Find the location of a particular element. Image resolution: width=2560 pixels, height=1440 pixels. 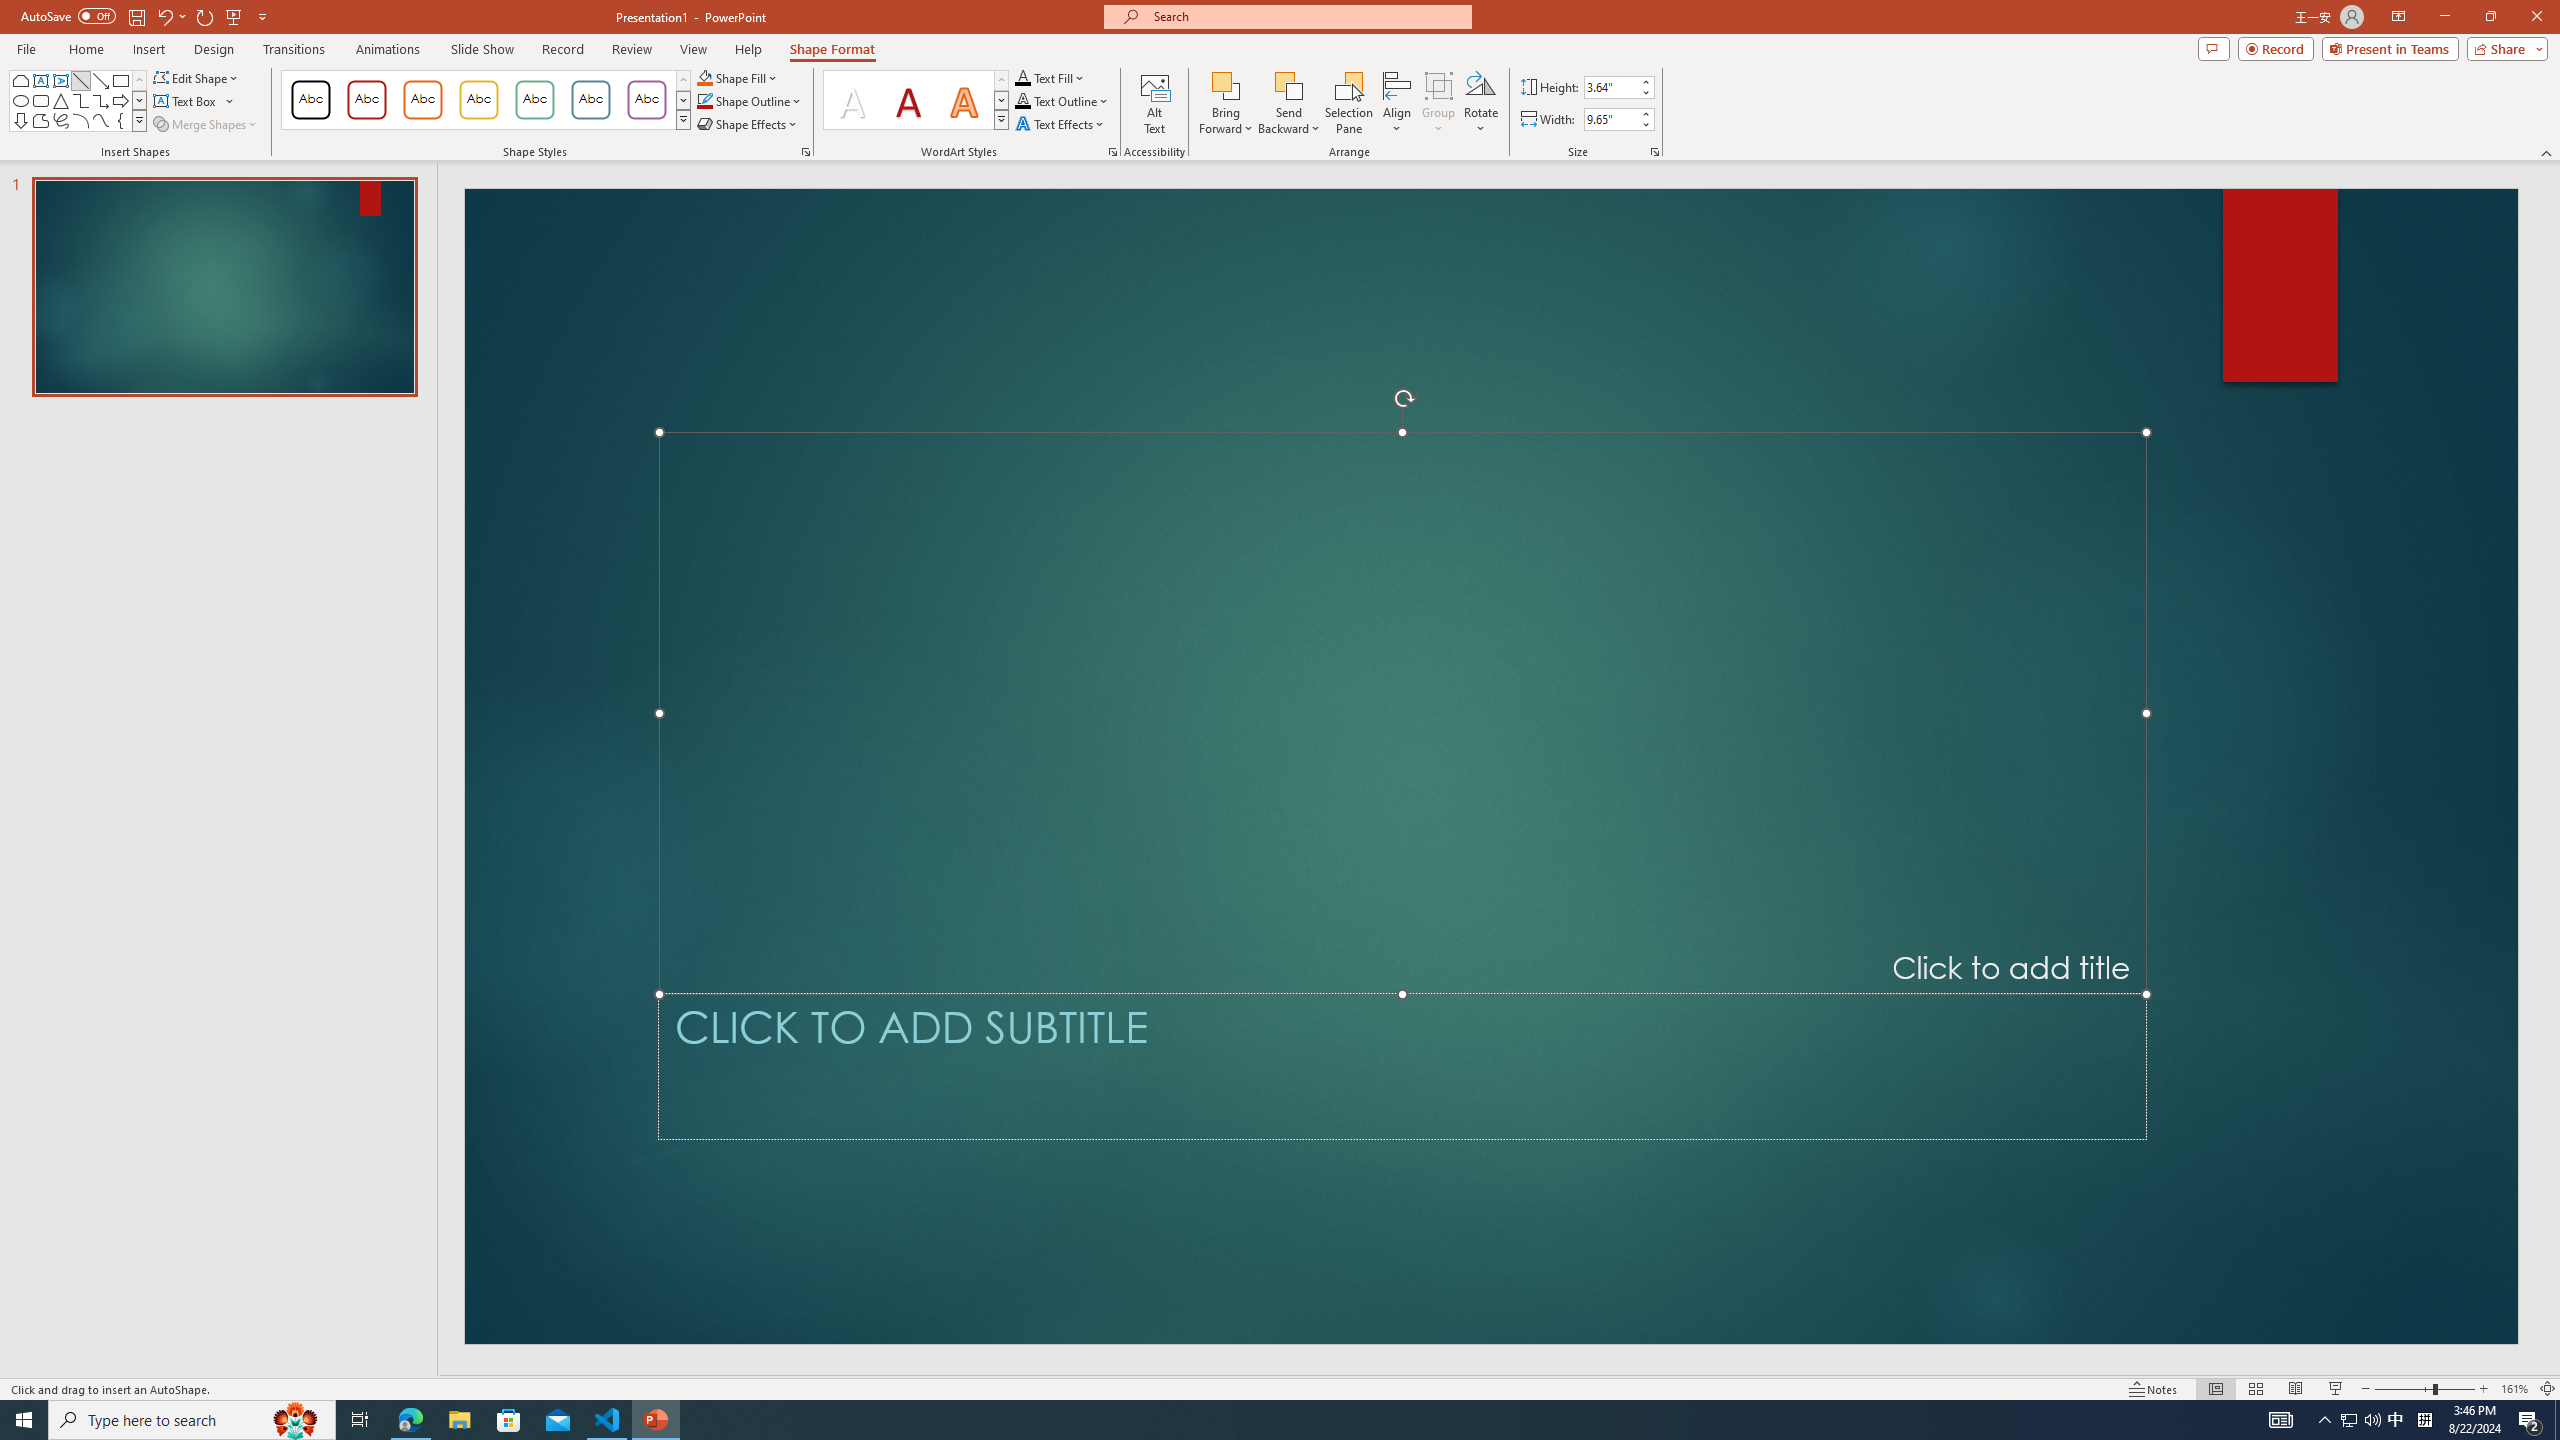

'Fill: Dark Red, Accent color 1; Shadow' is located at coordinates (908, 99).